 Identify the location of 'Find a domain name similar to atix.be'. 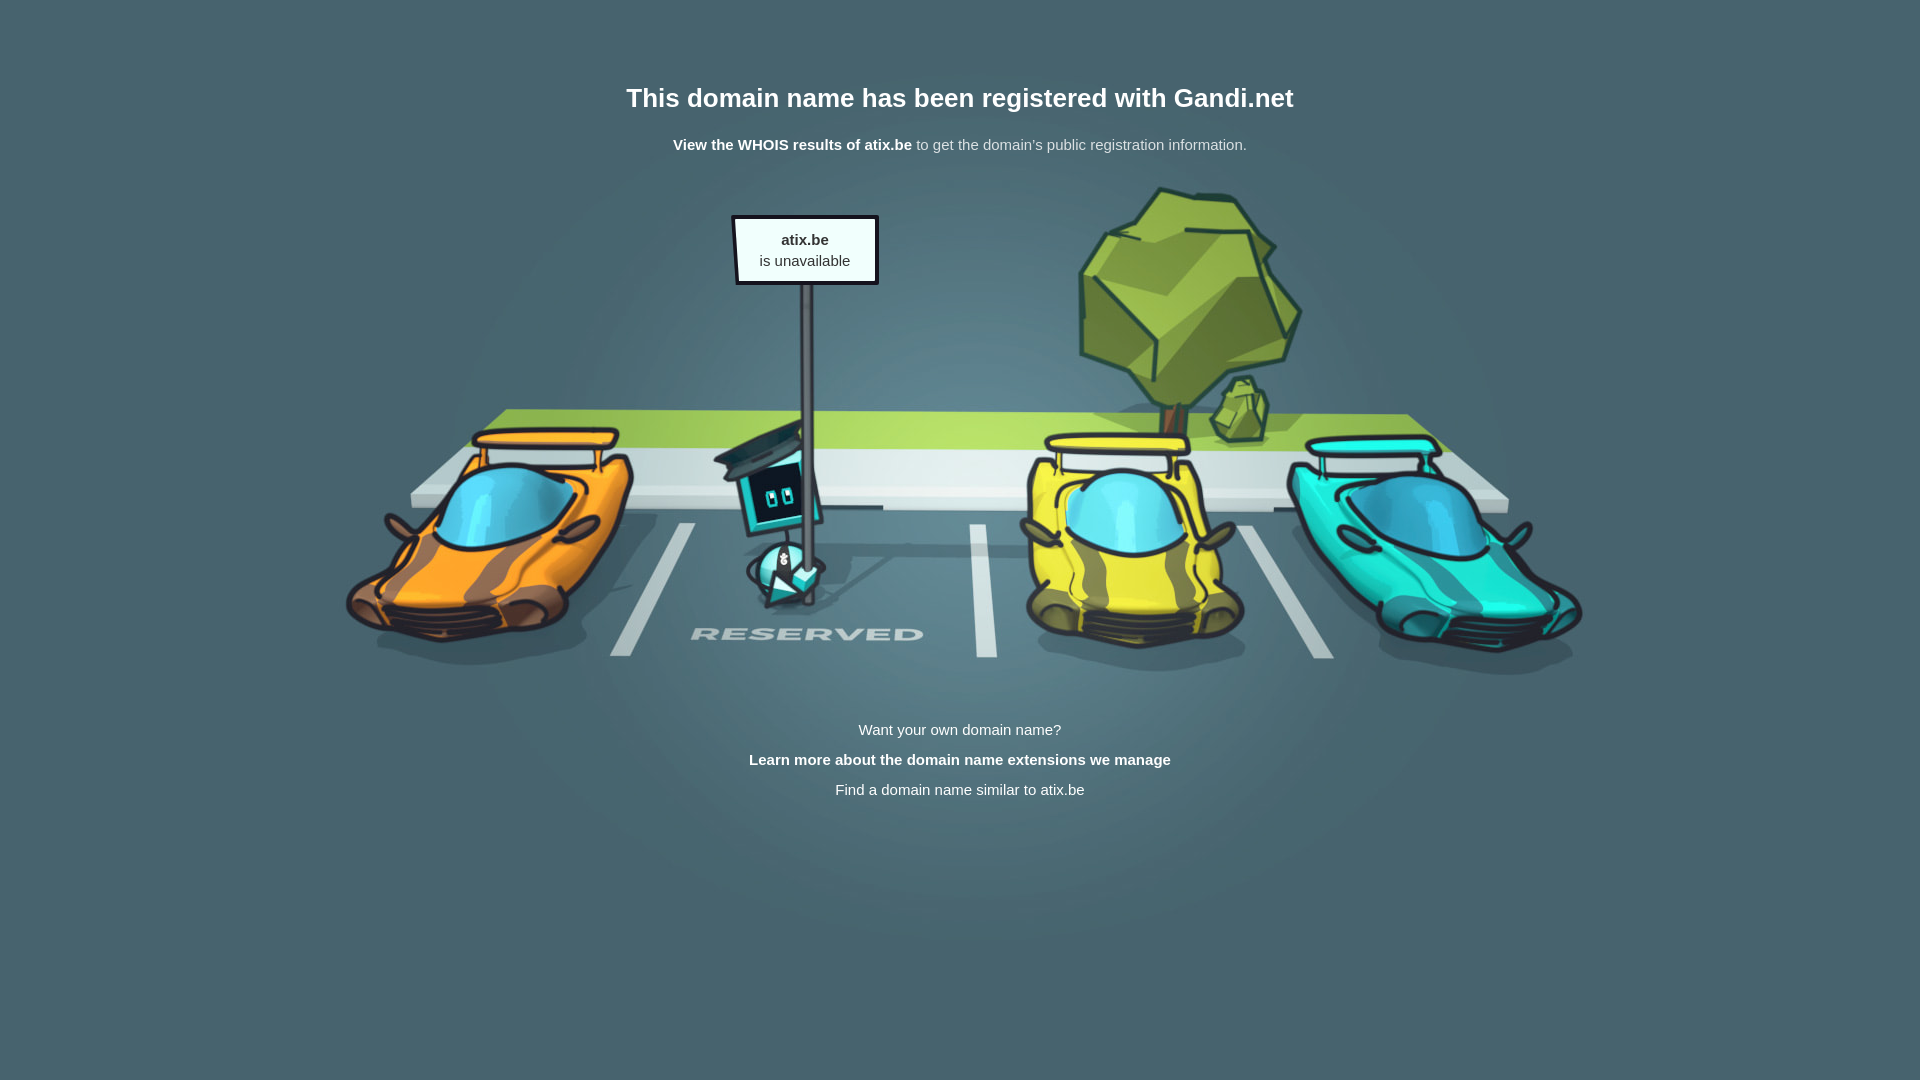
(958, 788).